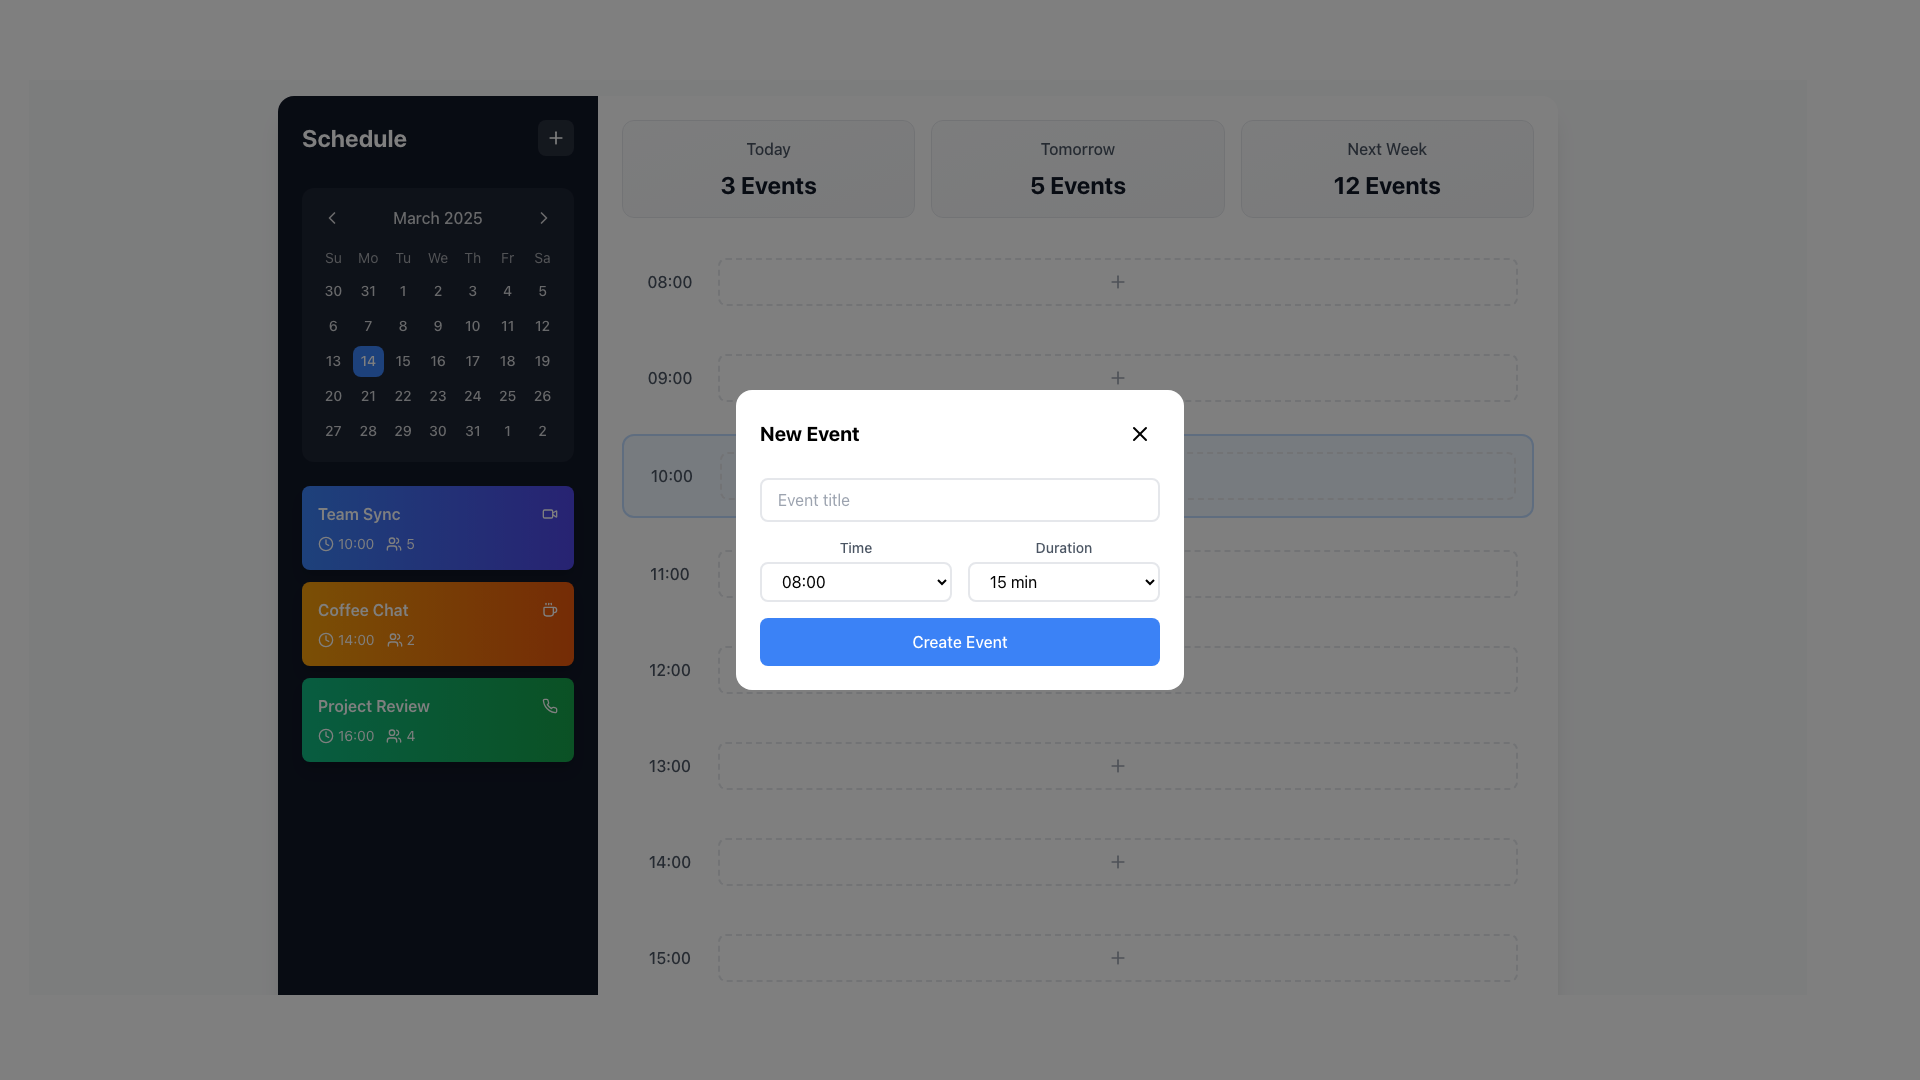 The image size is (1920, 1080). Describe the element at coordinates (394, 544) in the screenshot. I see `the minimalistic group of users icon with a white outline on a dark blue background located in the 'Team Sync' block, positioned to the left of the number '5'` at that location.